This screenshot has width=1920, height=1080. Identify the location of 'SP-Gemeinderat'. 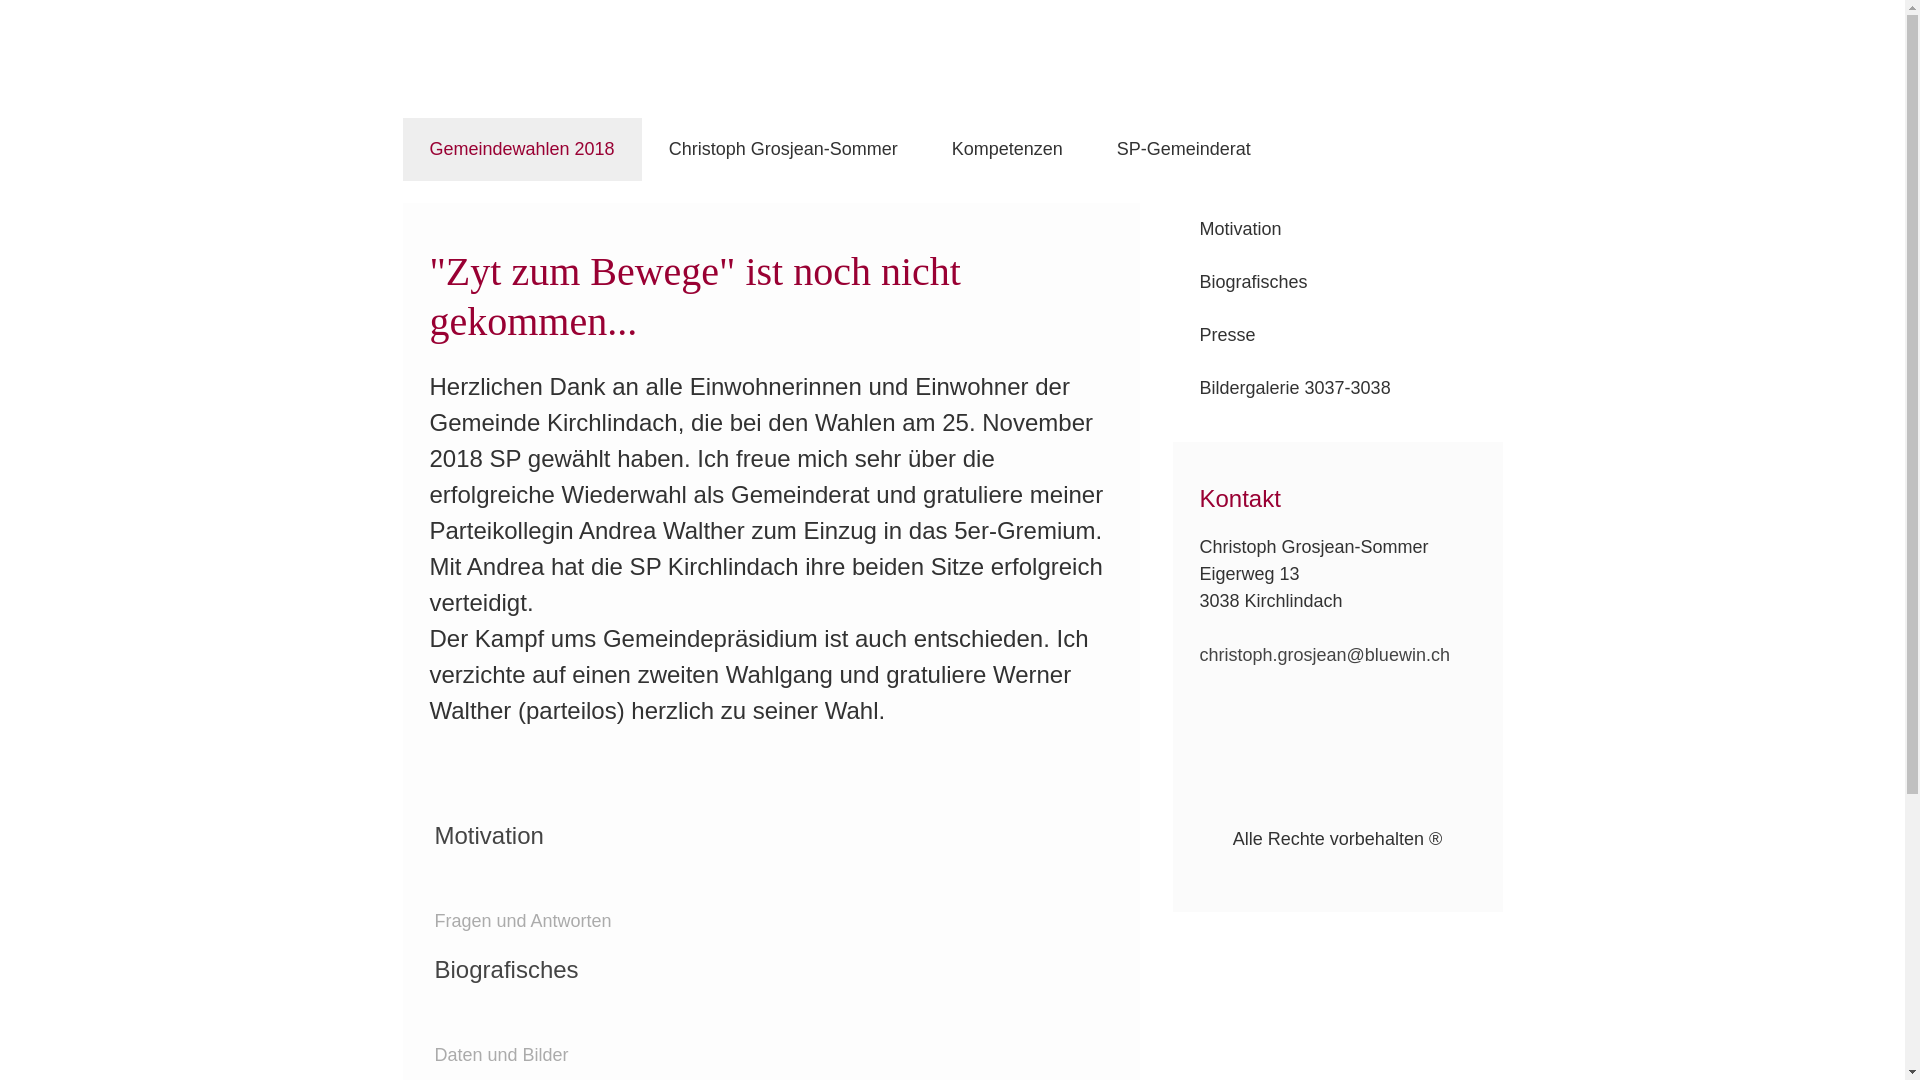
(1184, 148).